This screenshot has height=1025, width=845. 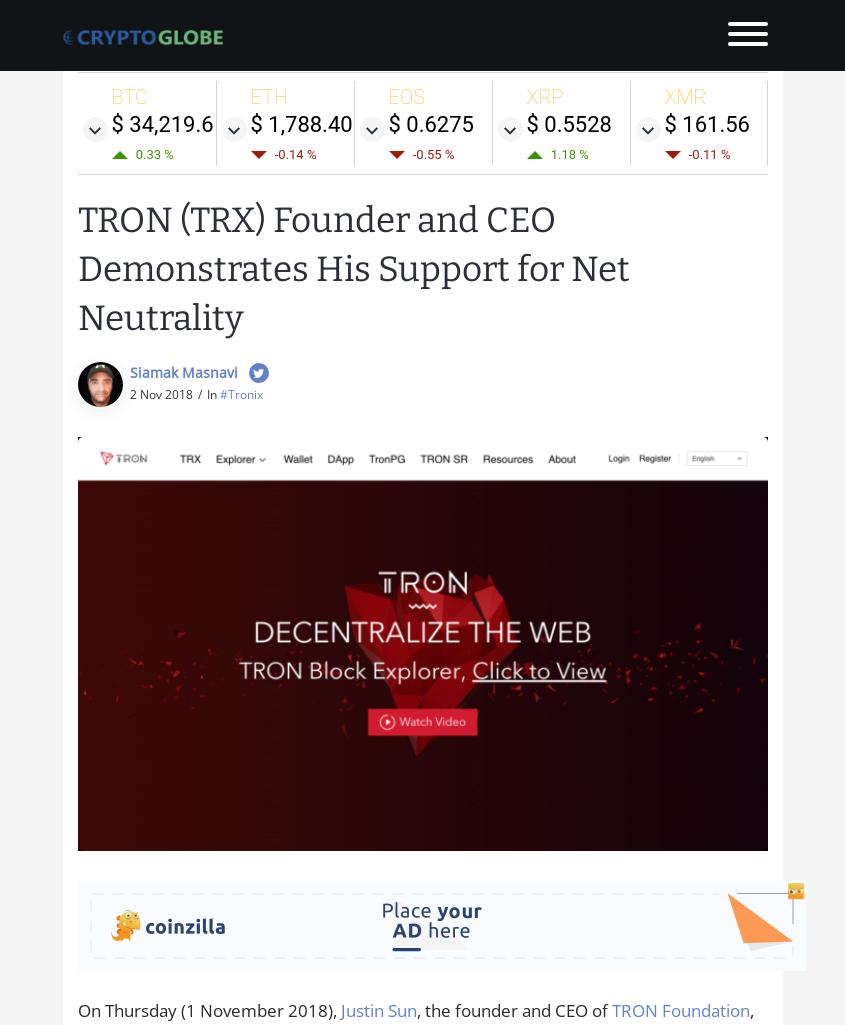 What do you see at coordinates (705, 123) in the screenshot?
I see `'$ 161.56'` at bounding box center [705, 123].